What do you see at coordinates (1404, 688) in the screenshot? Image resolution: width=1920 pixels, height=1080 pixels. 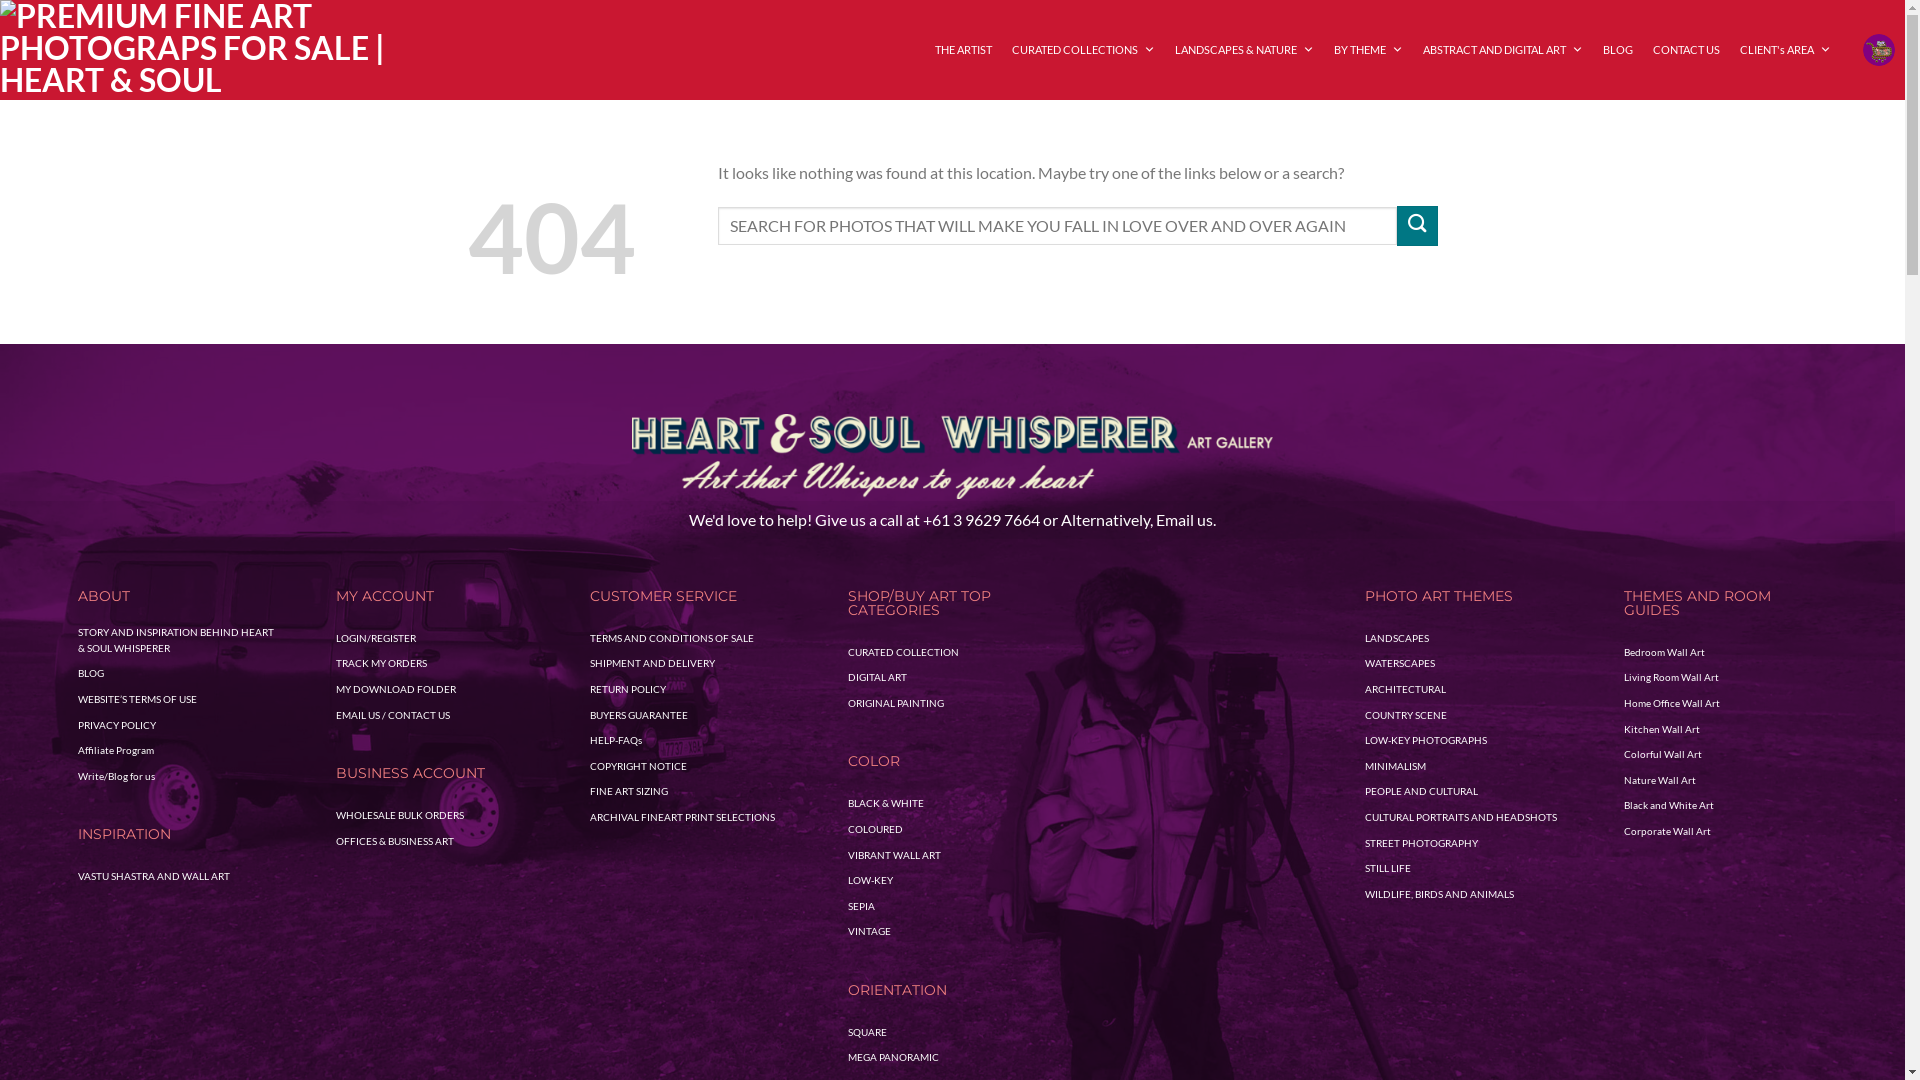 I see `'ARCHITECTURAL'` at bounding box center [1404, 688].